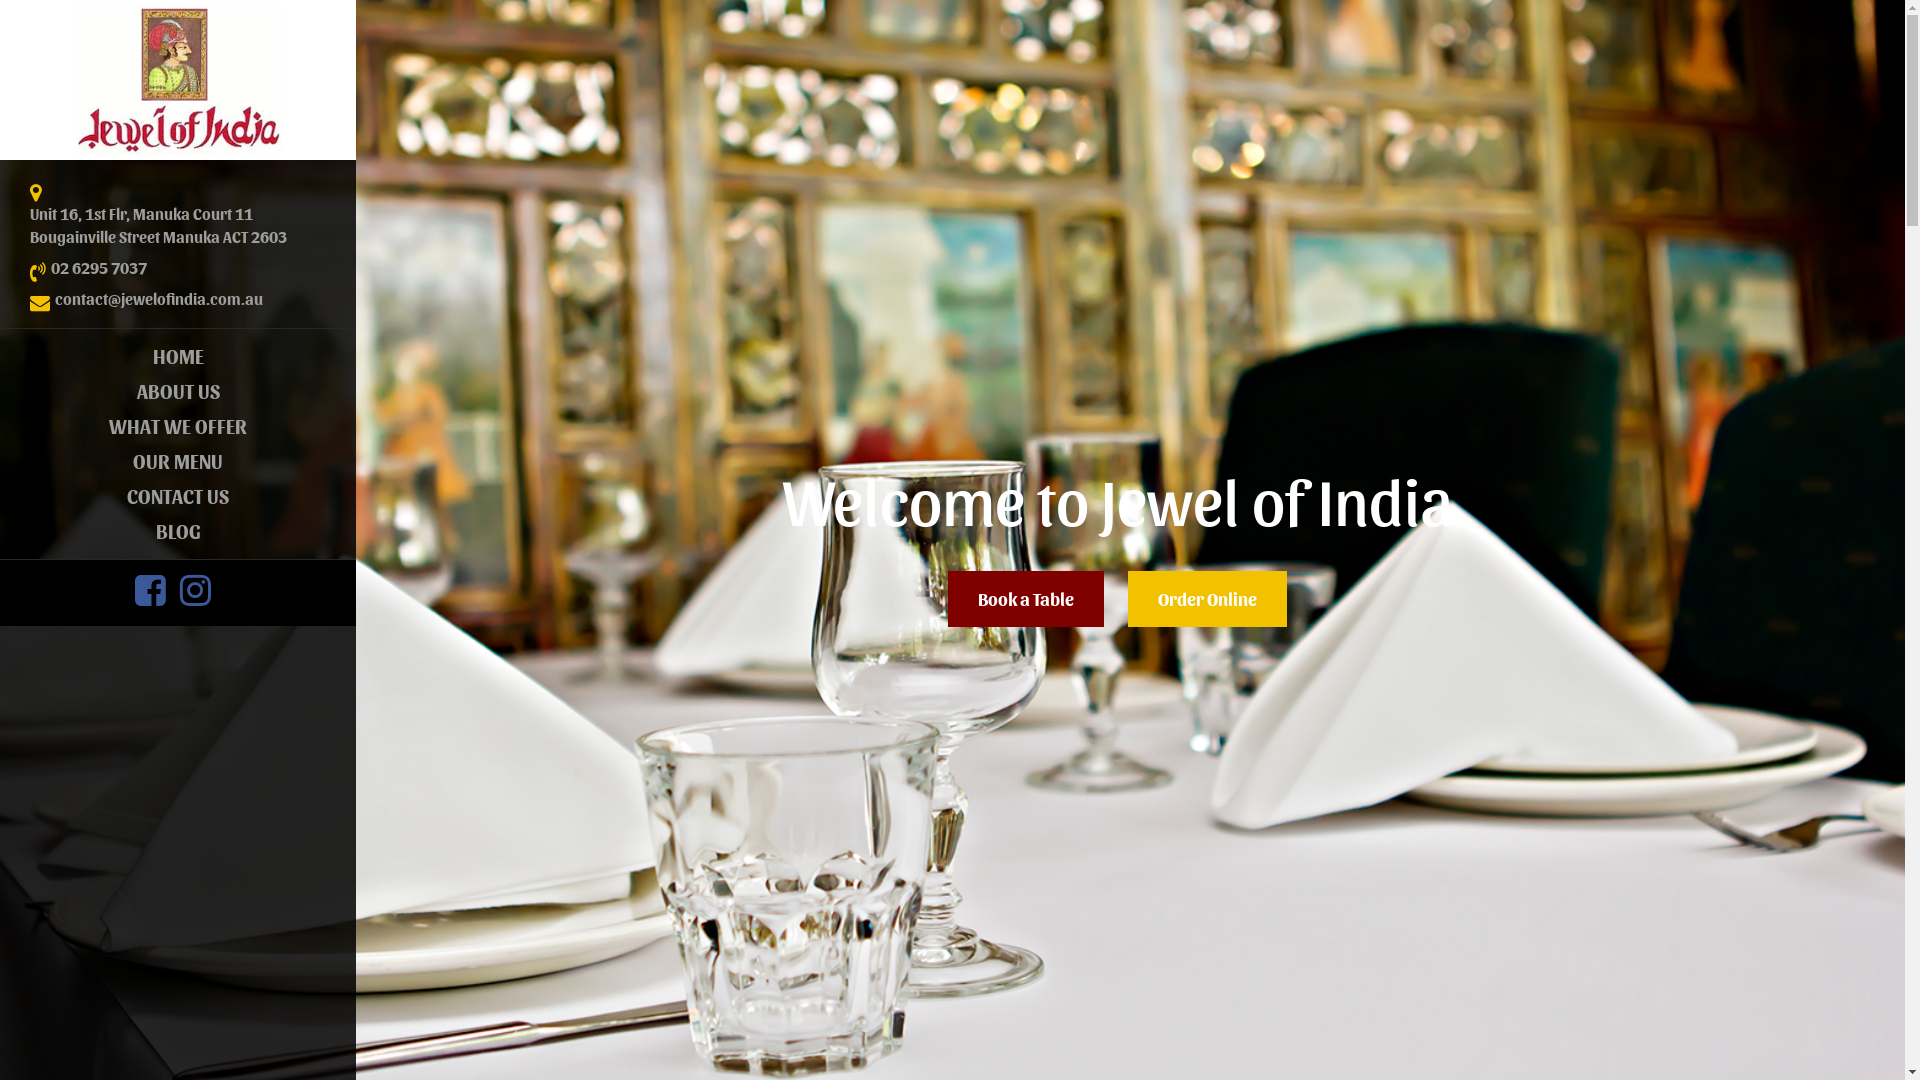 This screenshot has width=1920, height=1080. Describe the element at coordinates (98, 267) in the screenshot. I see `'02 6295 7037'` at that location.